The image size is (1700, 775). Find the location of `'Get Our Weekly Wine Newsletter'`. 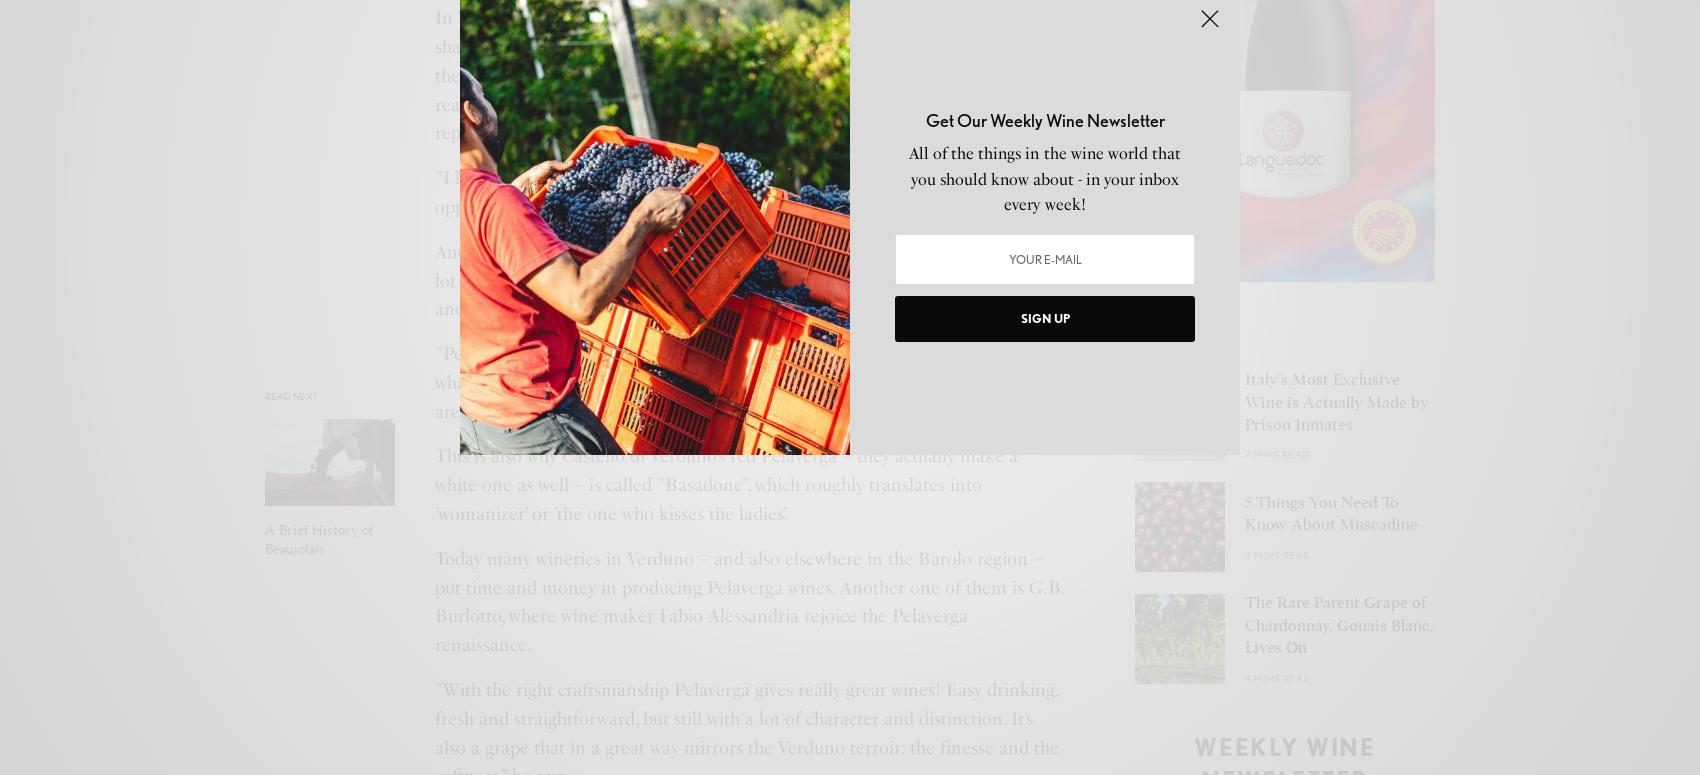

'Get Our Weekly Wine Newsletter' is located at coordinates (1043, 120).